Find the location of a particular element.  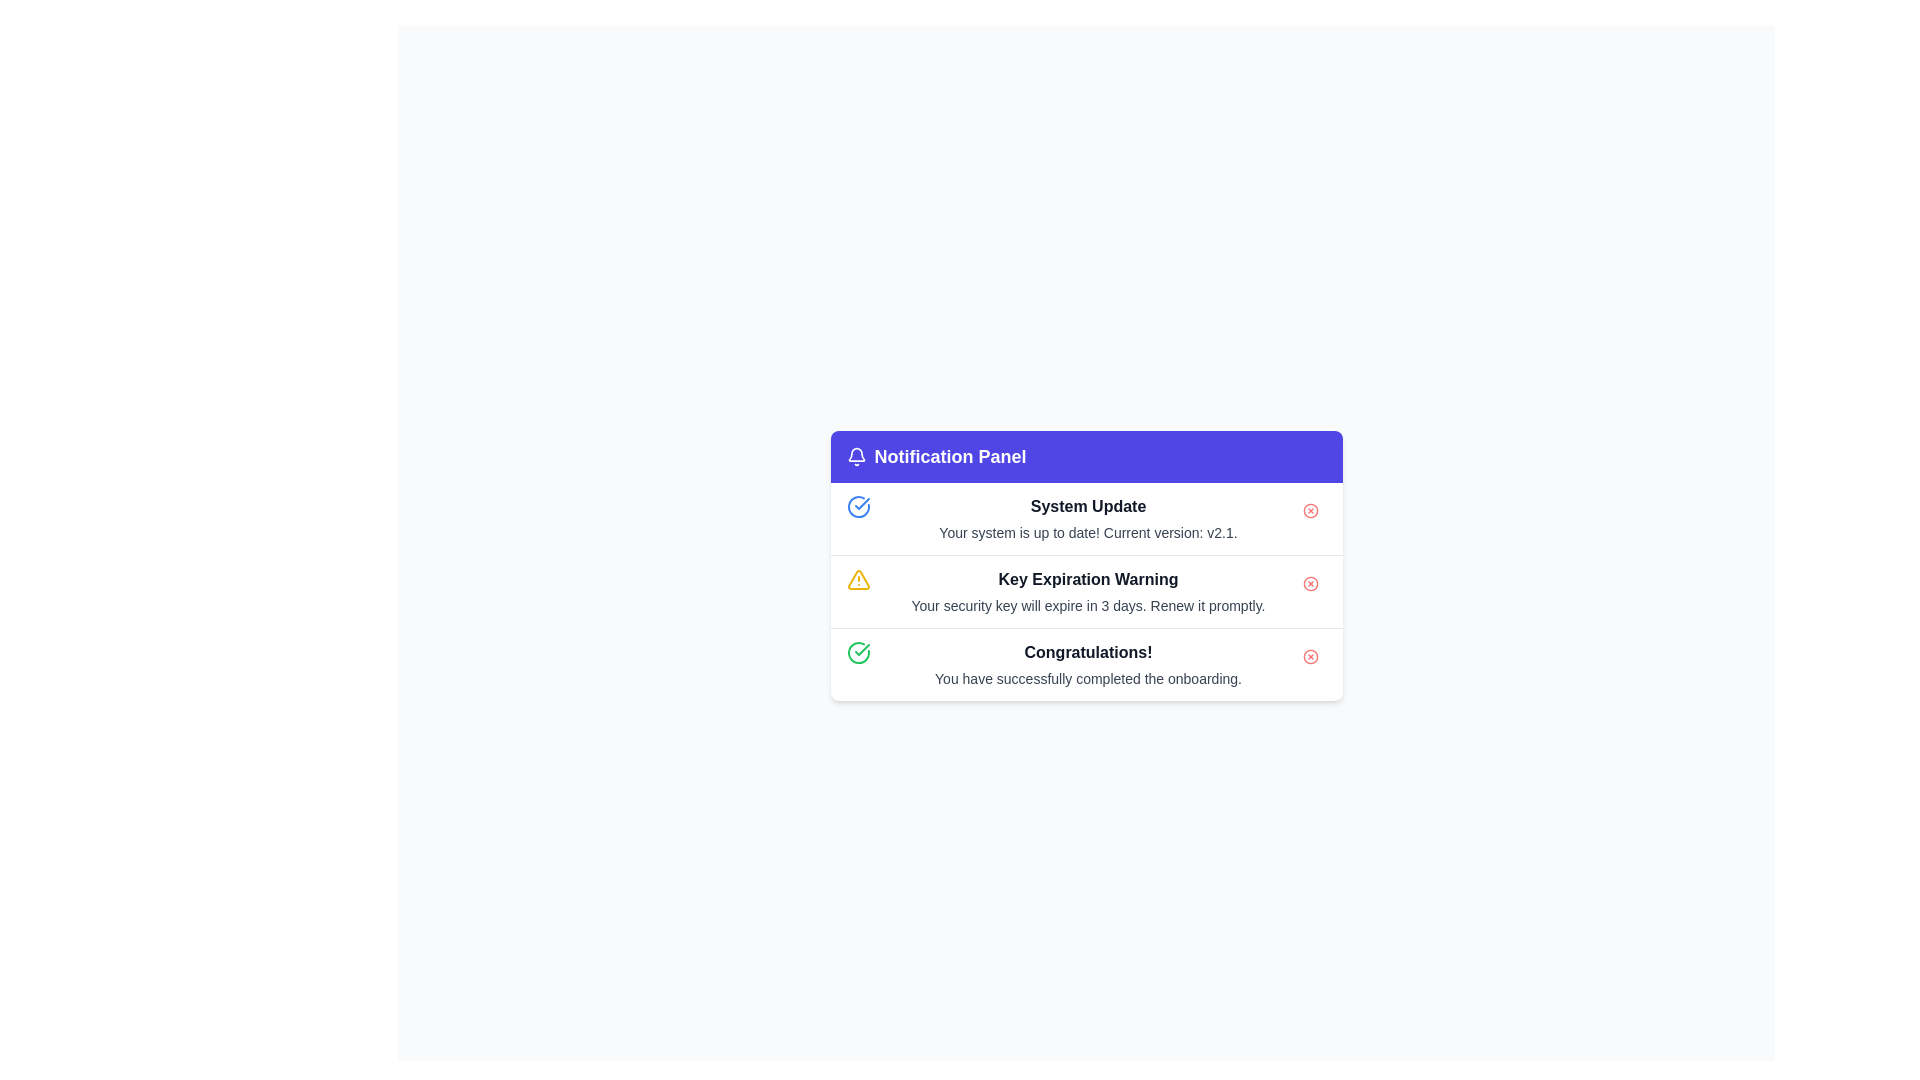

information displayed in the text element located directly below the 'System Update' header in the Notification Panel is located at coordinates (1087, 531).